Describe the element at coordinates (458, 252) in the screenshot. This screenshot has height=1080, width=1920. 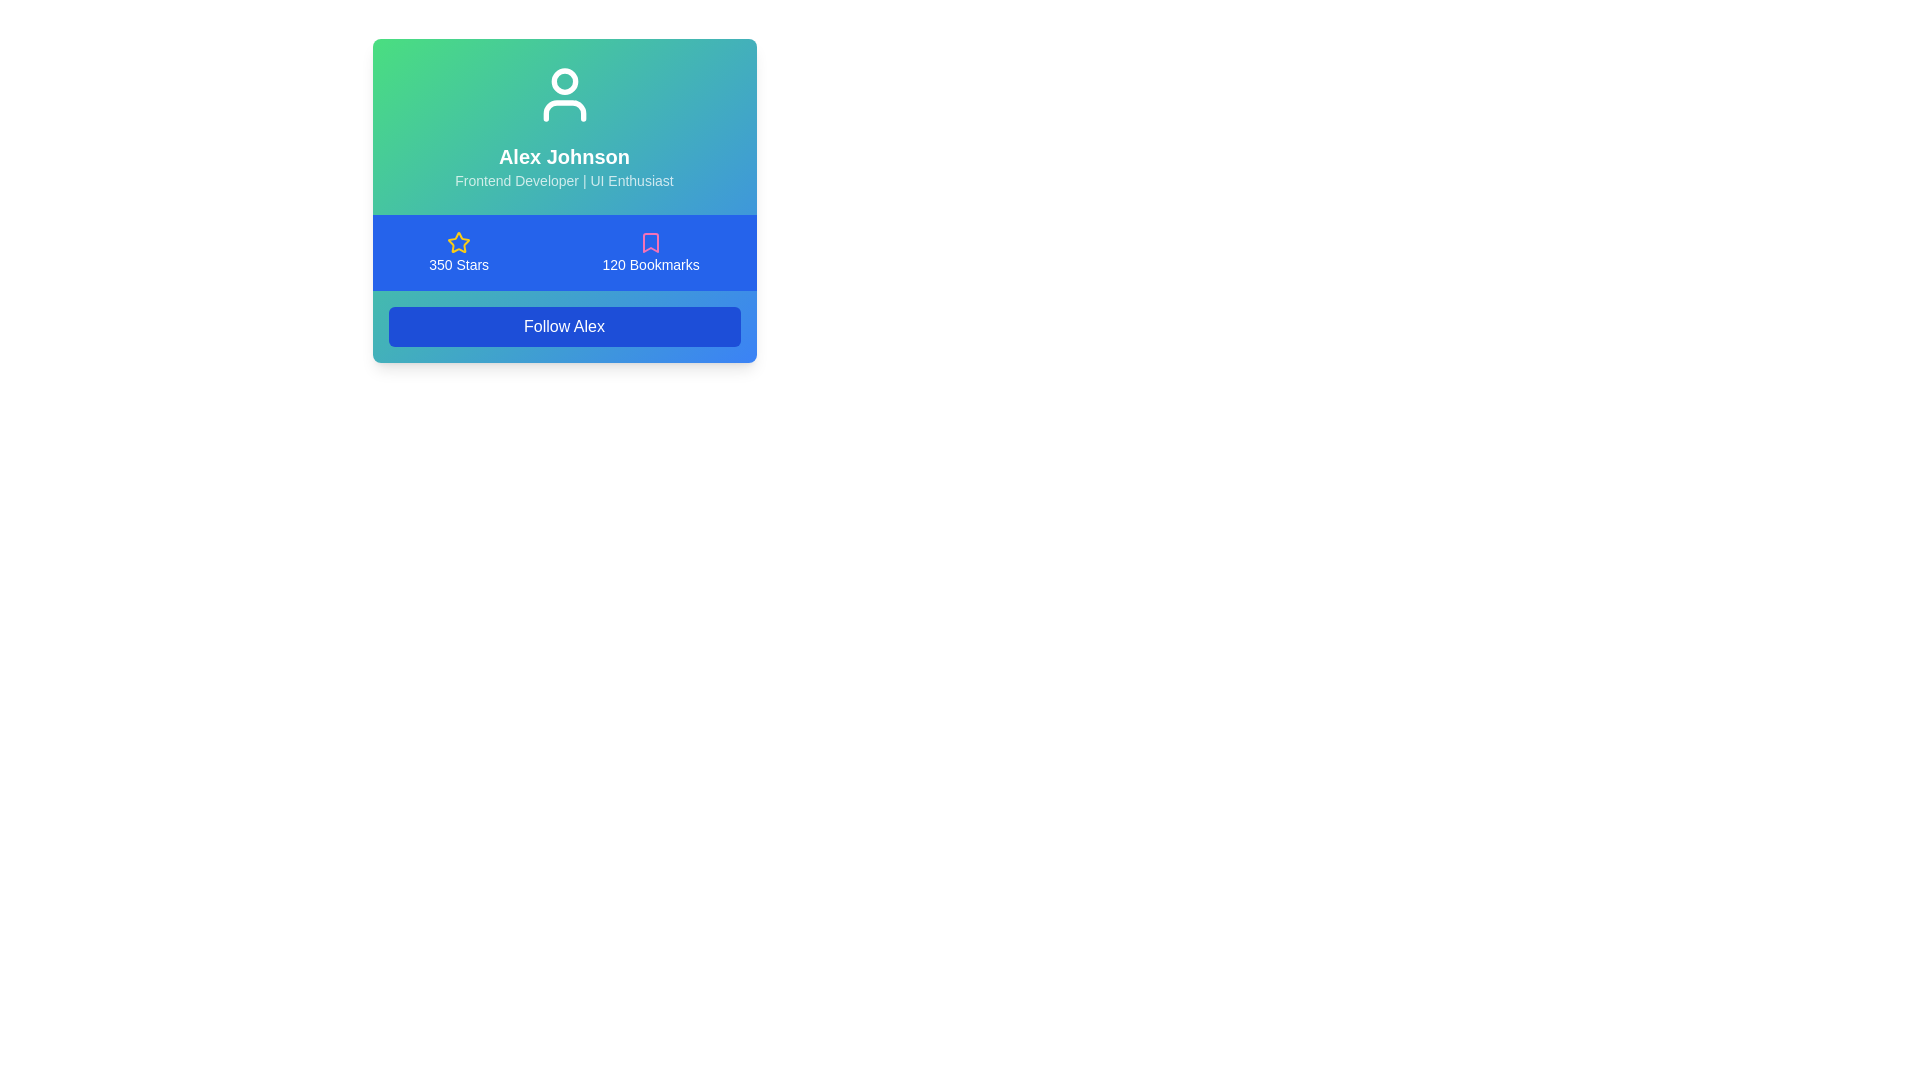
I see `the Label with a yellow star icon displaying '350 Stars' on a blue background by moving the cursor to its center` at that location.